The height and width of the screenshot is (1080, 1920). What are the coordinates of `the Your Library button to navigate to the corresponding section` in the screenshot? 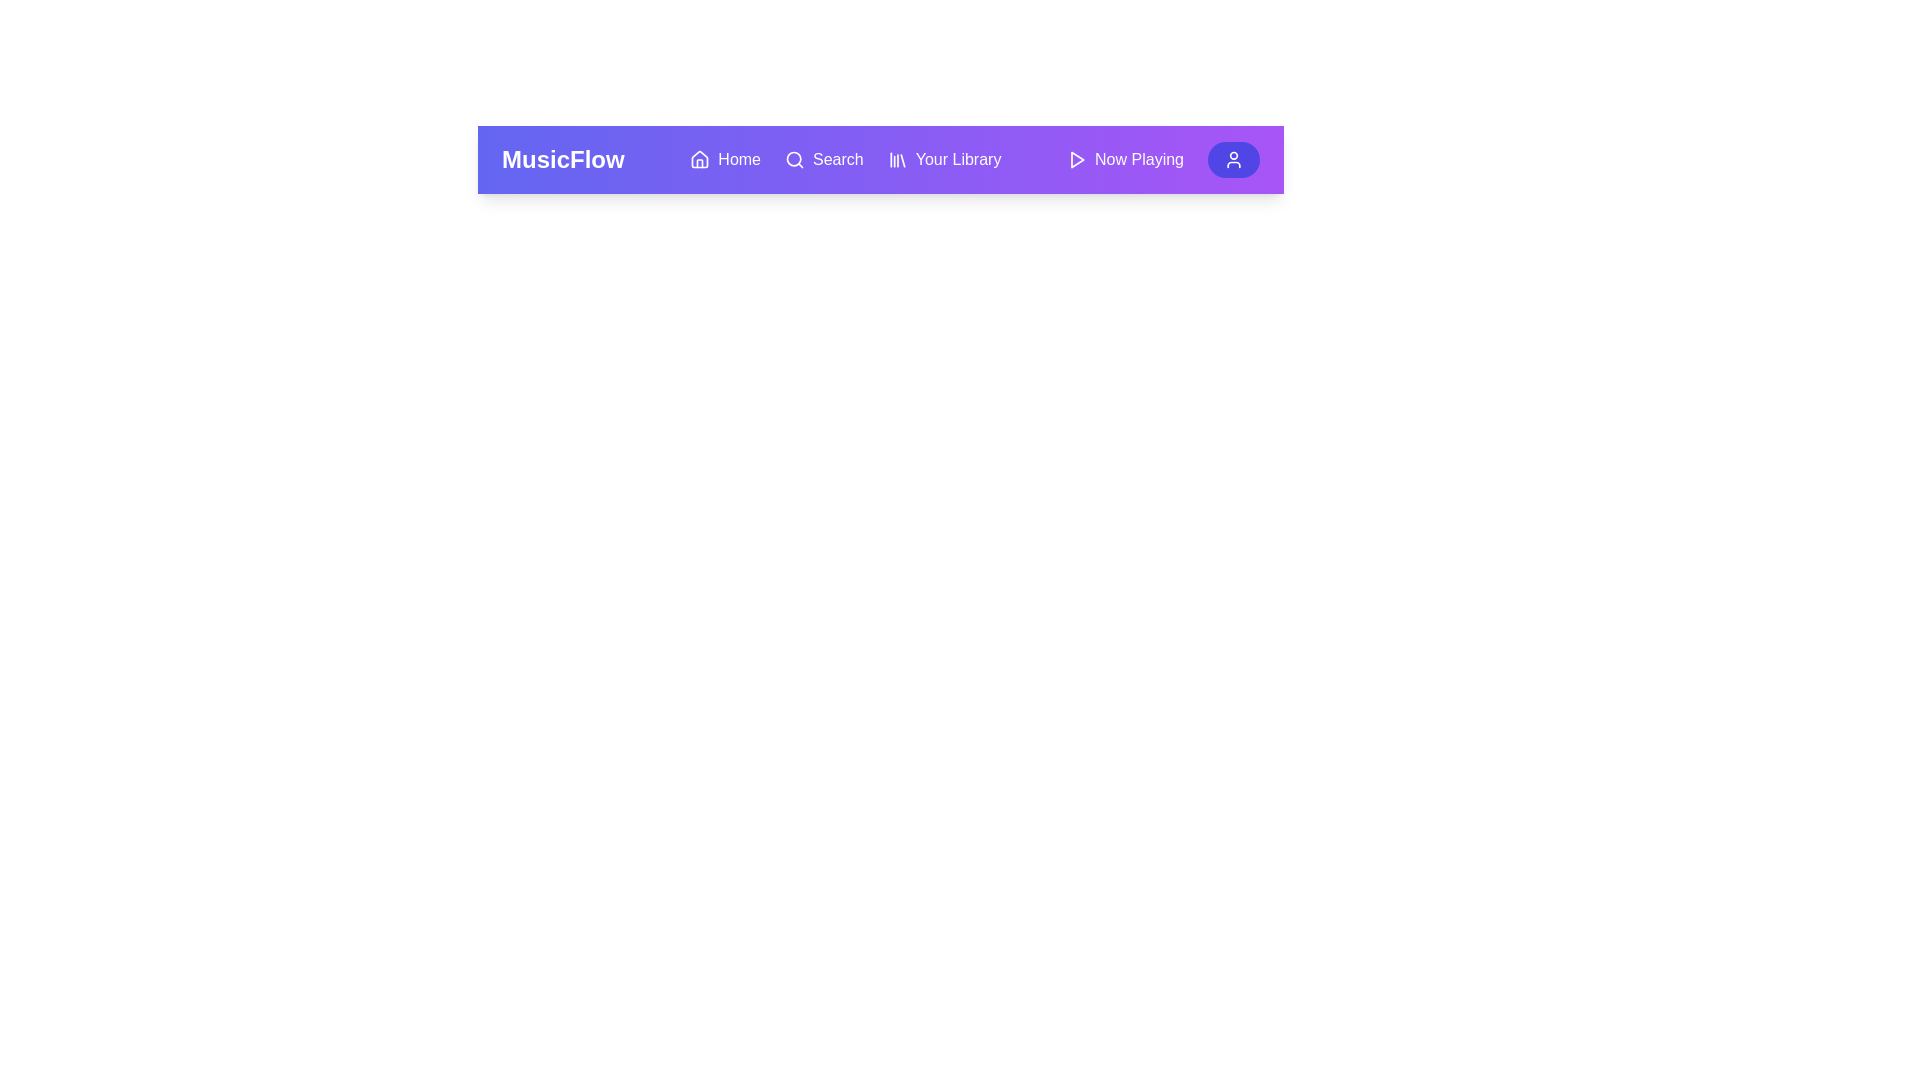 It's located at (943, 158).